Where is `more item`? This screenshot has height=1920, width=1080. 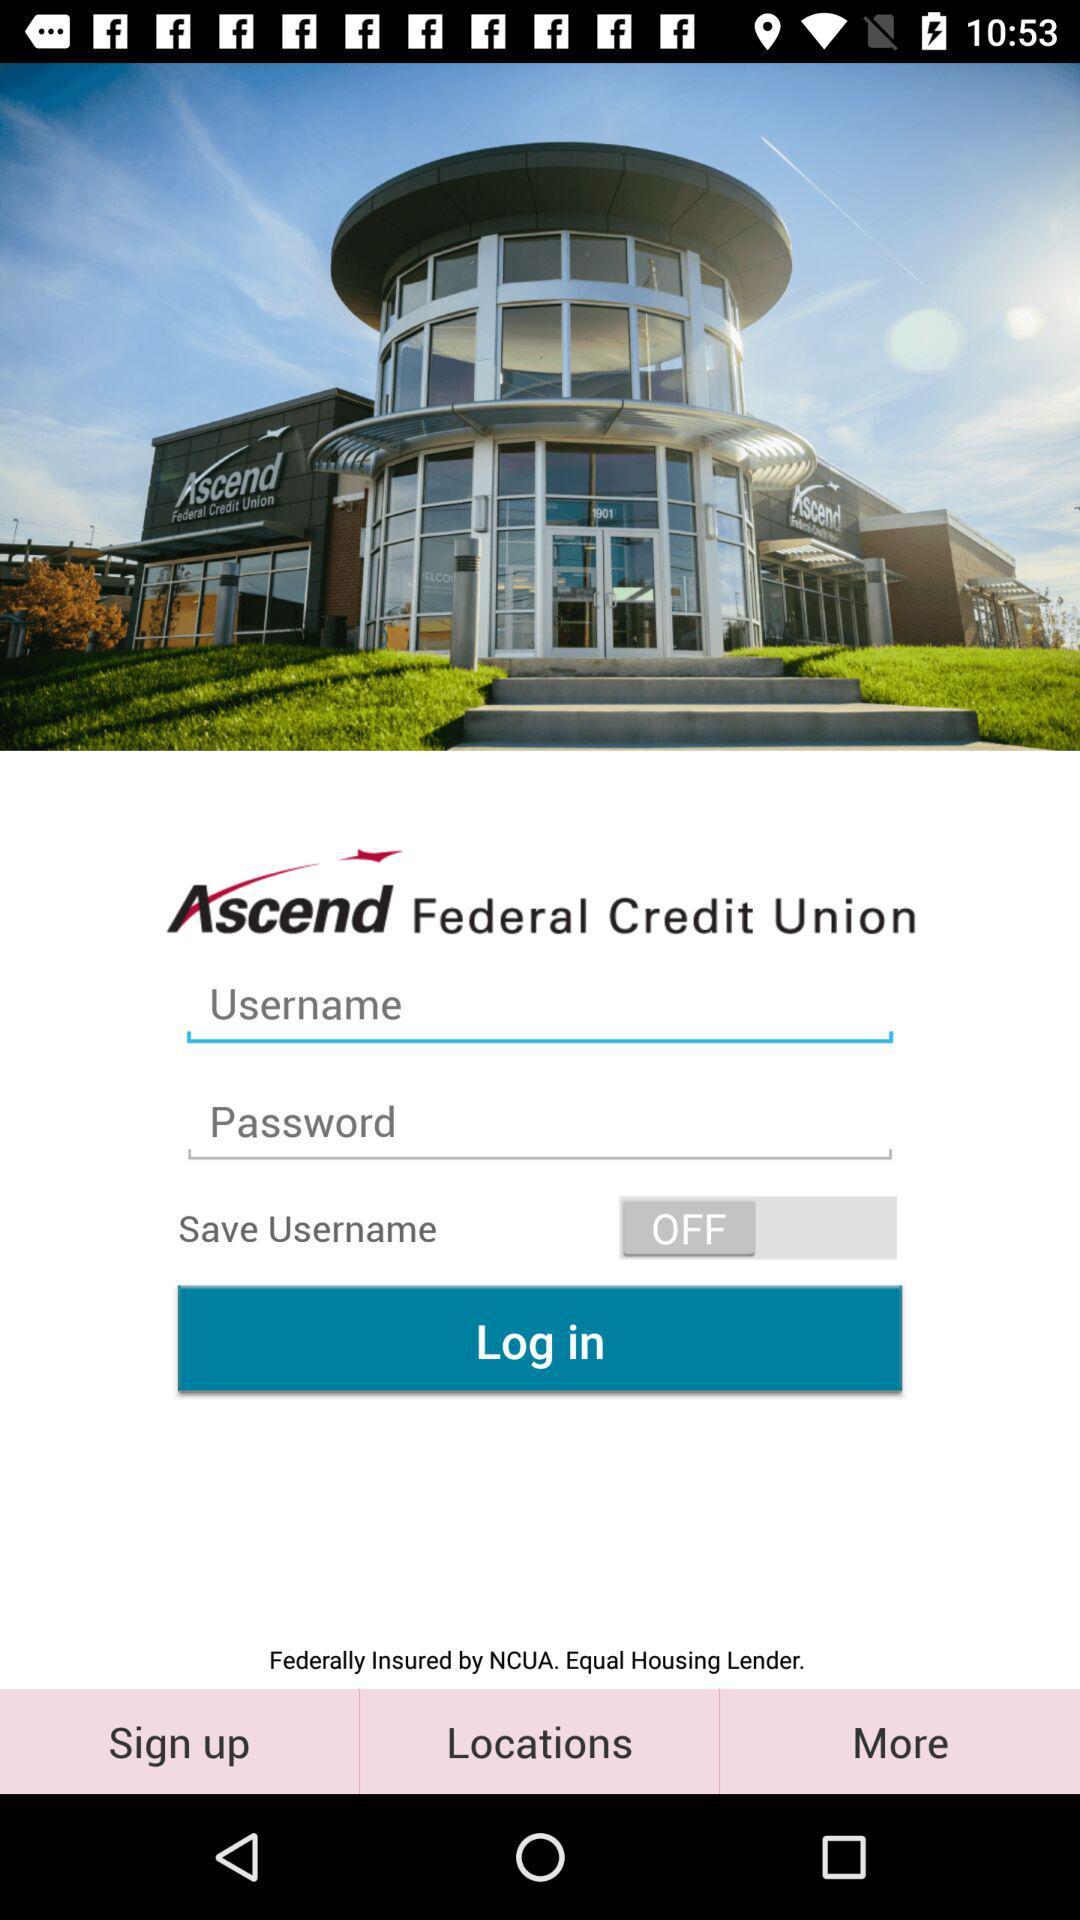
more item is located at coordinates (898, 1740).